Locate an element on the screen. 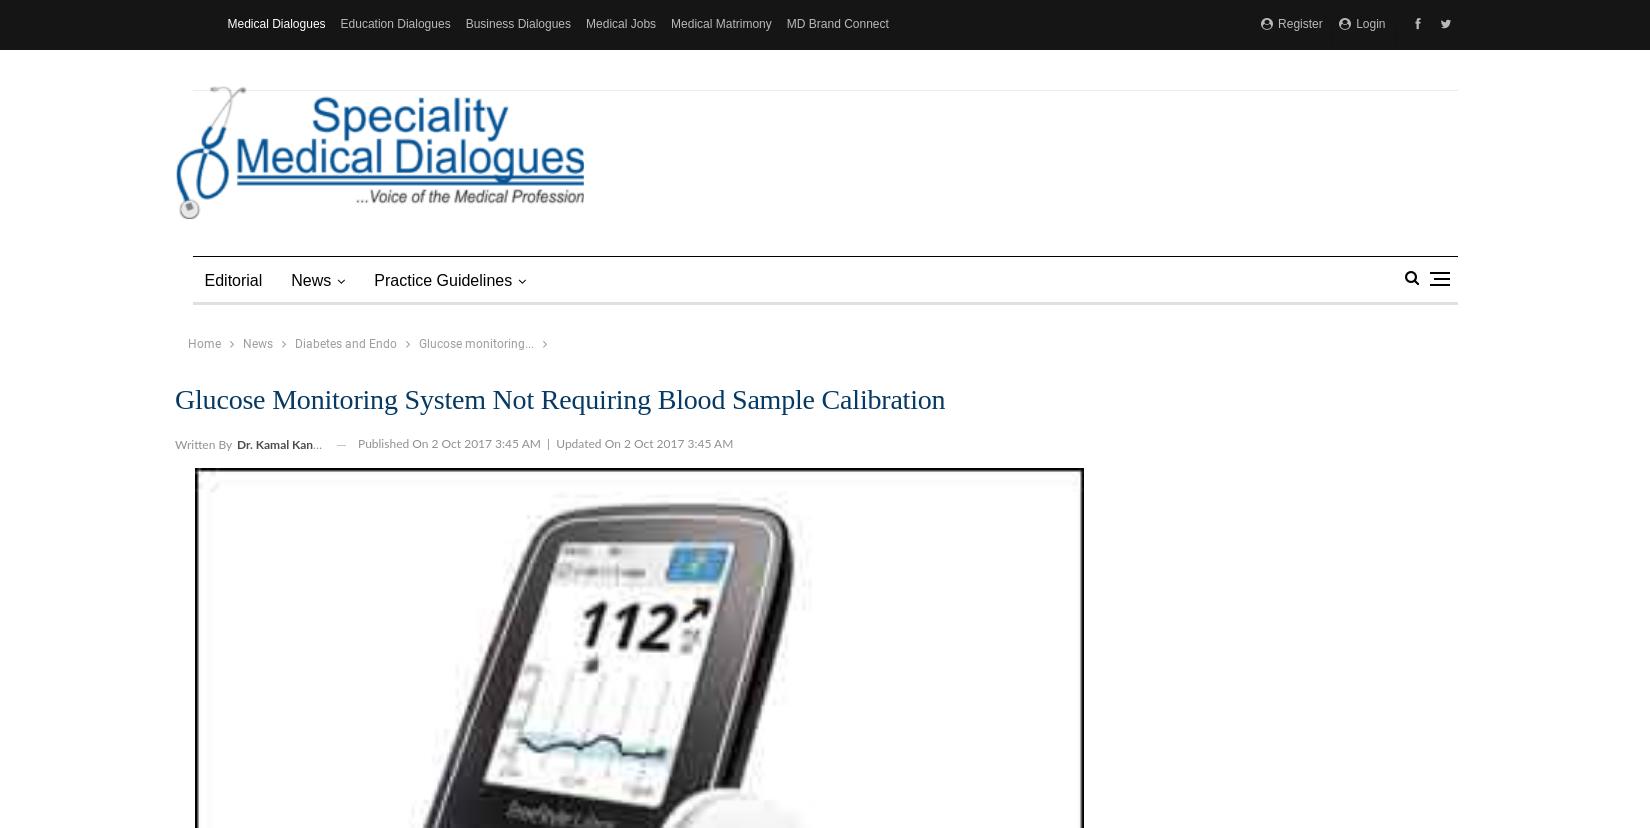 This screenshot has height=828, width=1650. 'Education Dialogues' is located at coordinates (395, 24).